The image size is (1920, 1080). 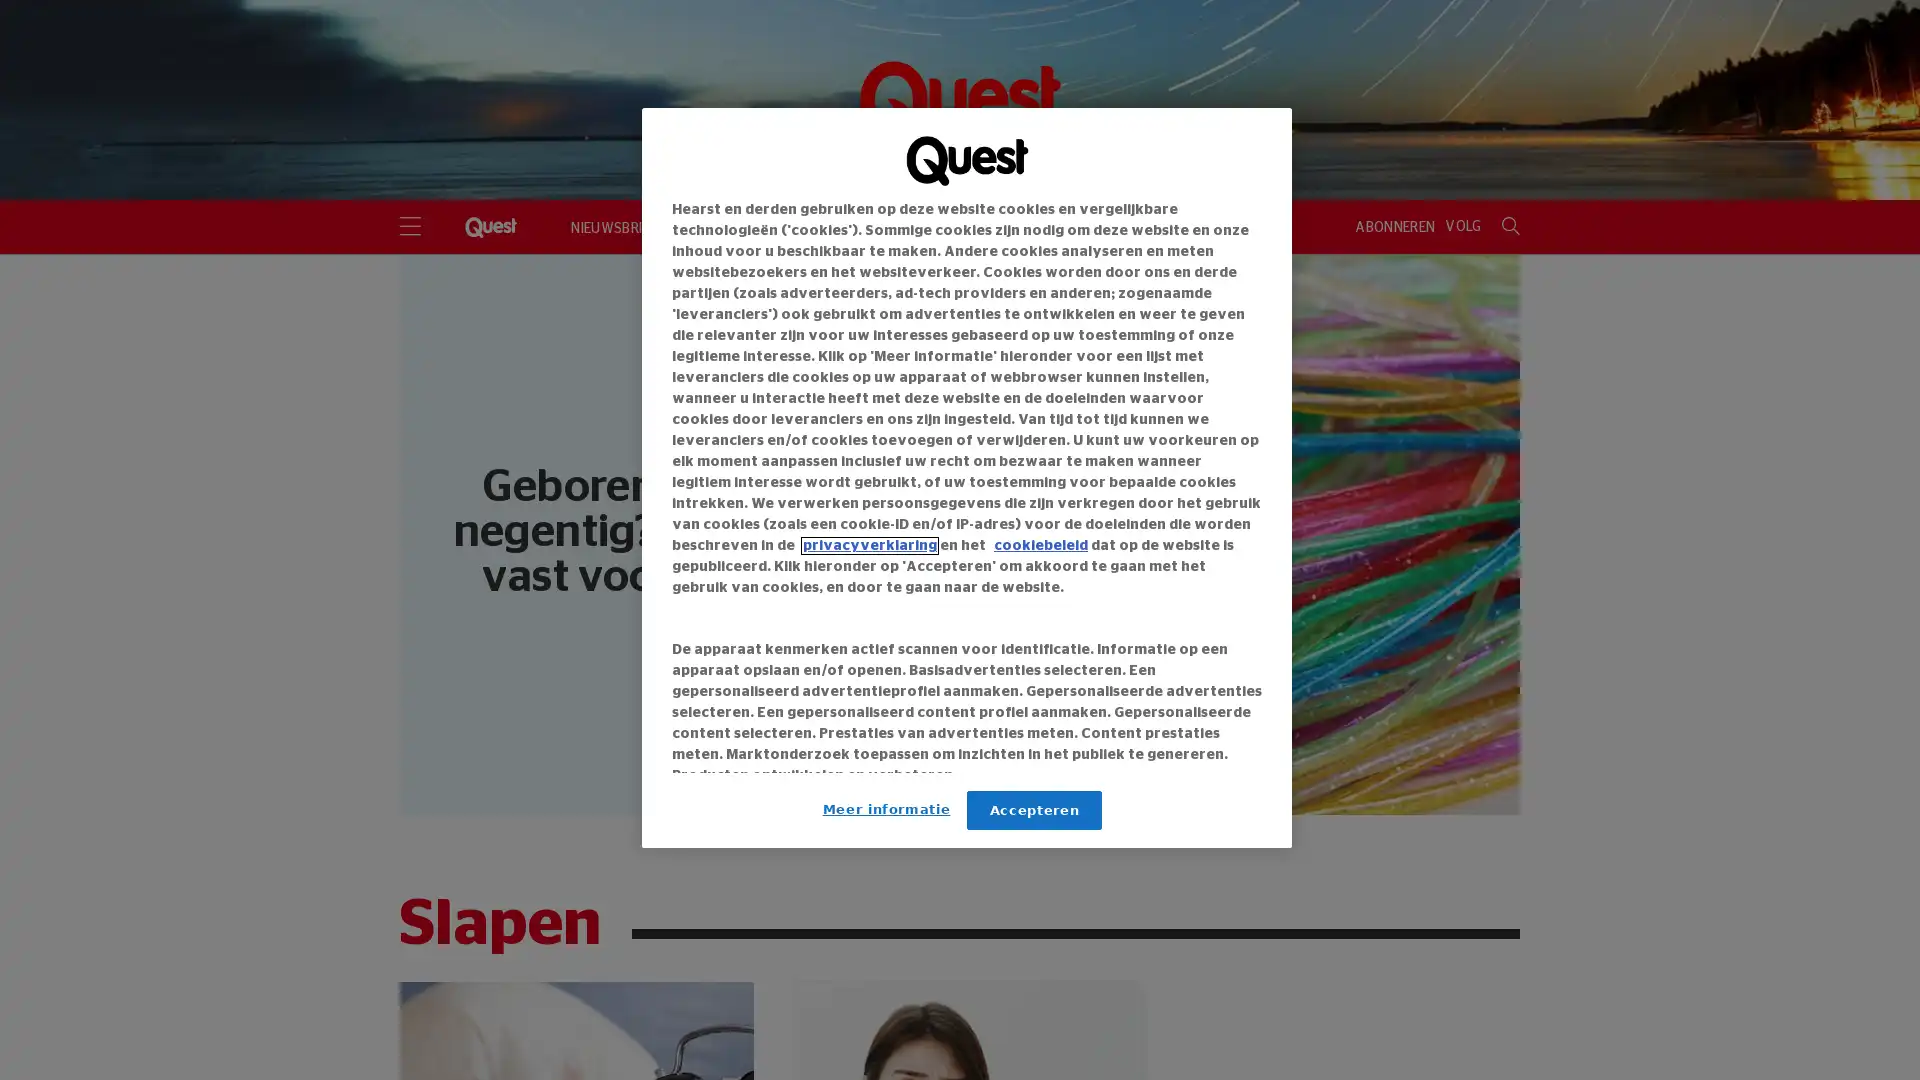 What do you see at coordinates (1034, 810) in the screenshot?
I see `Accepteren` at bounding box center [1034, 810].